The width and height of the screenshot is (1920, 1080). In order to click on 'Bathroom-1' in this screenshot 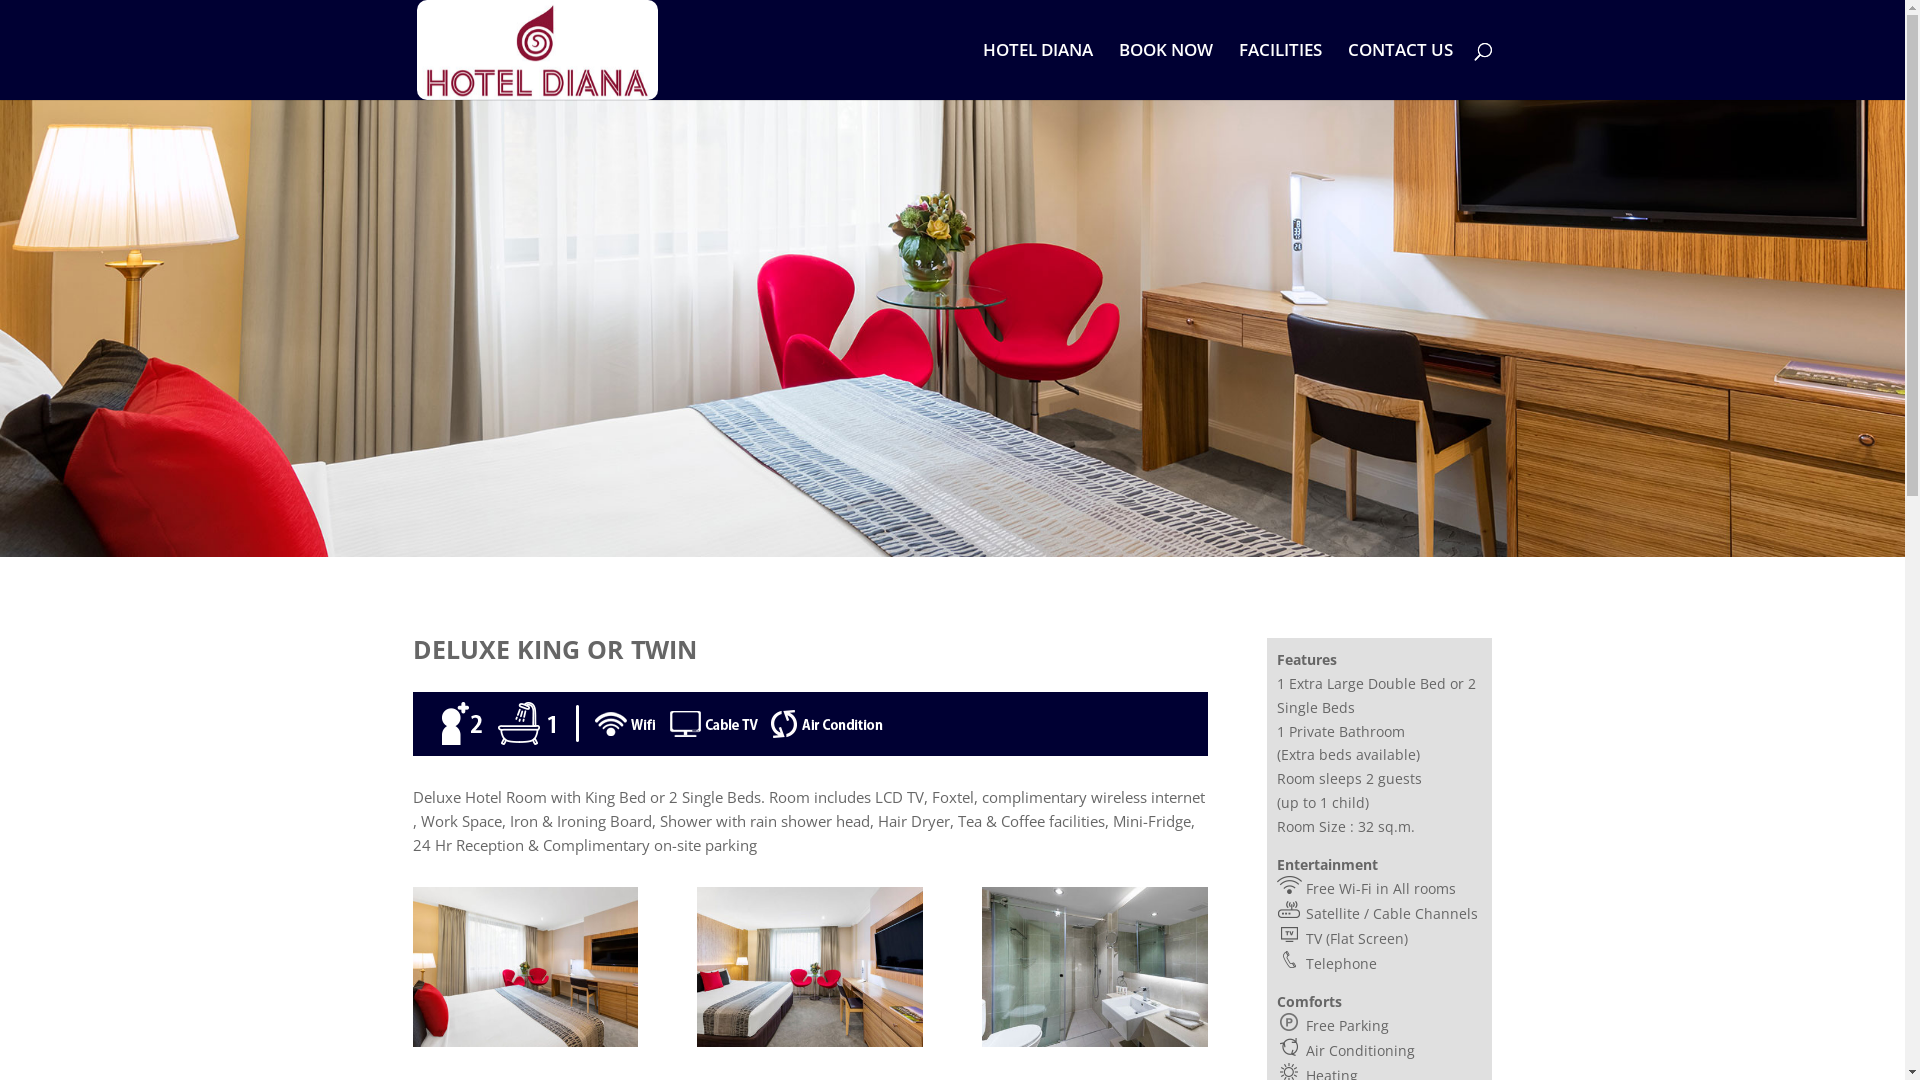, I will do `click(1093, 1040)`.